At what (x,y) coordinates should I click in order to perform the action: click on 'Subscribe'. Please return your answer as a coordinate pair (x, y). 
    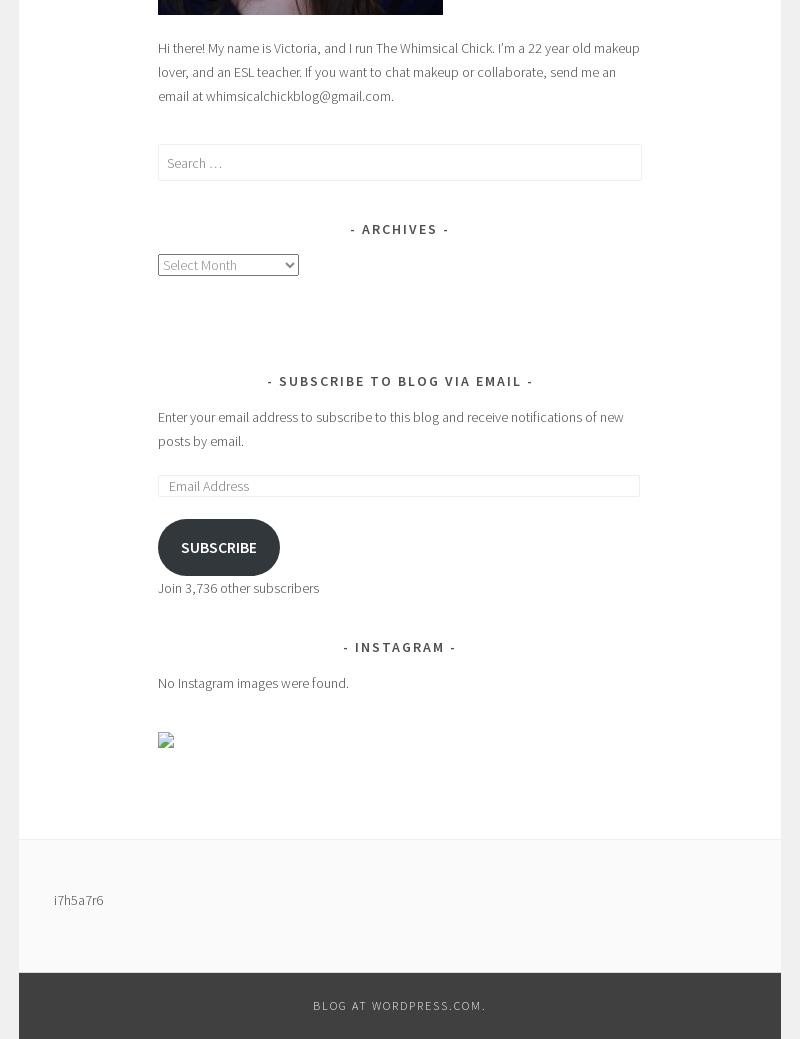
    Looking at the image, I should click on (218, 546).